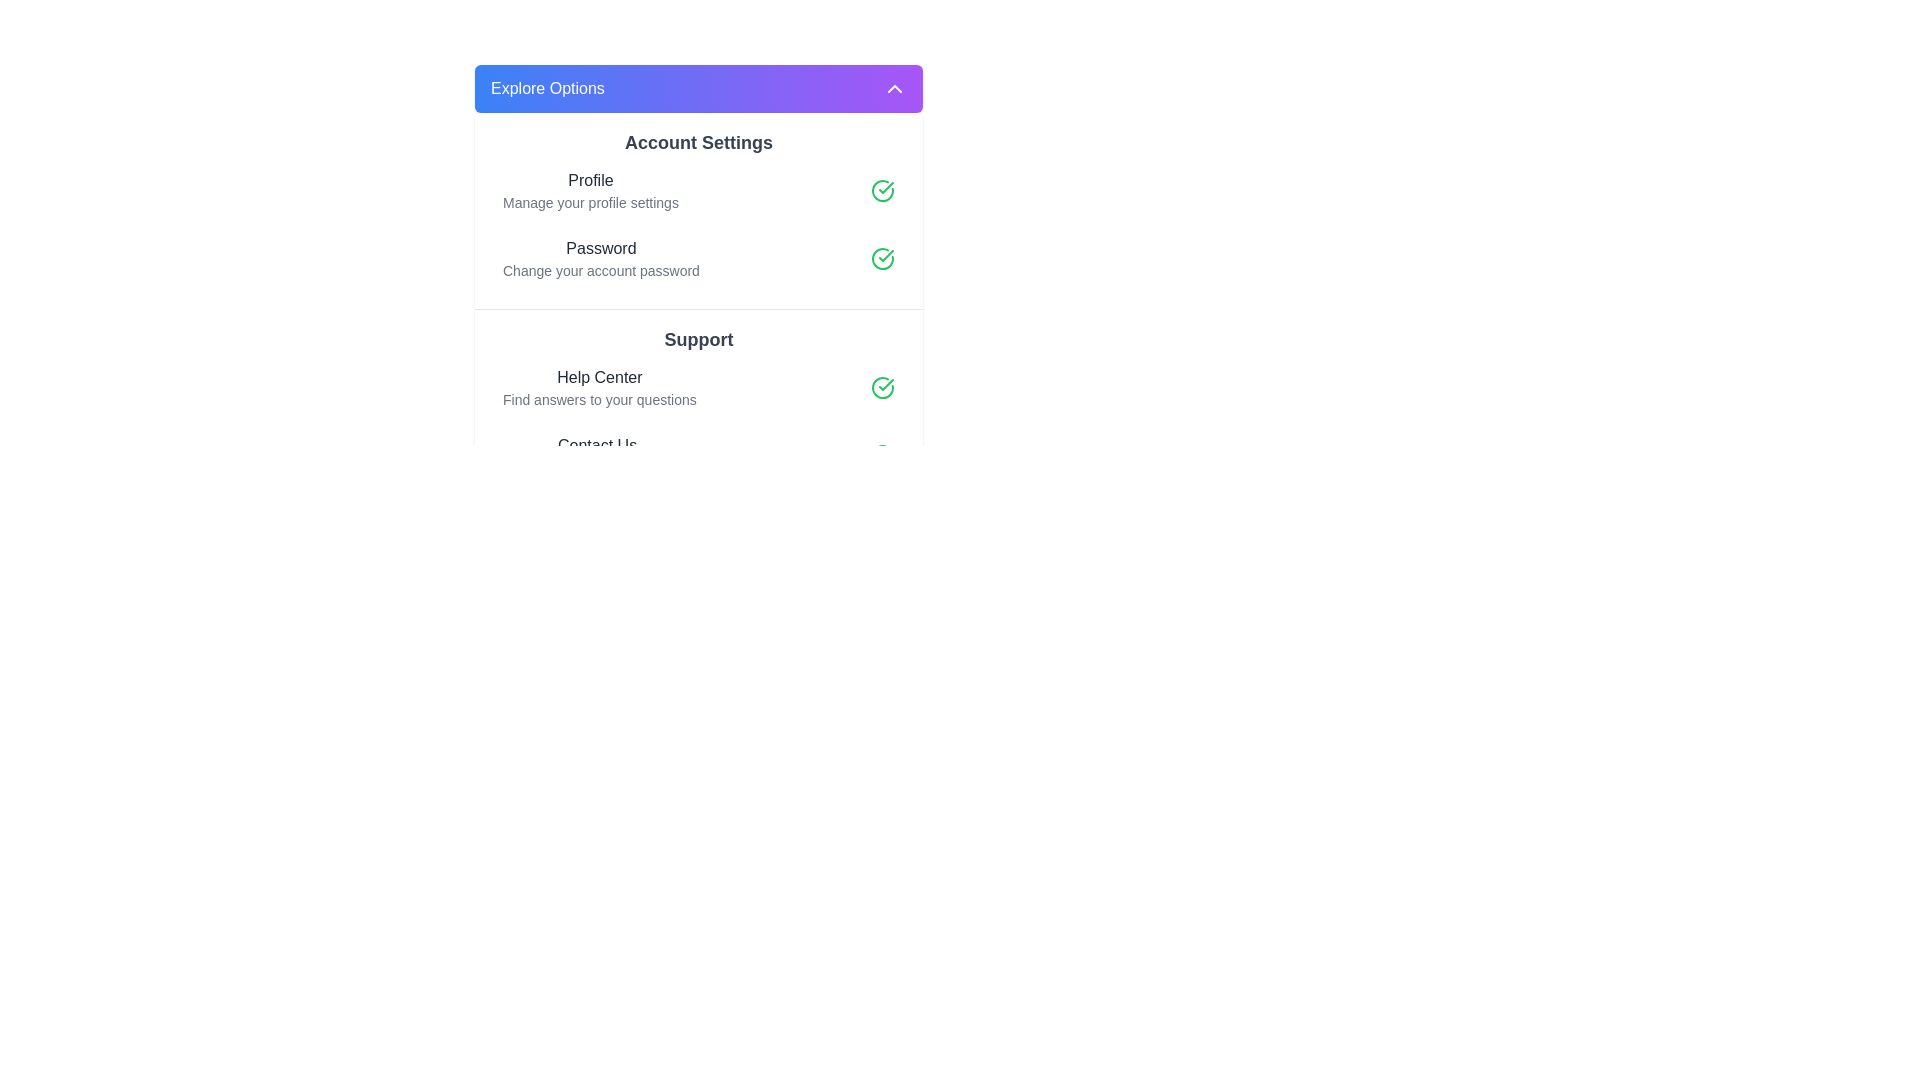  What do you see at coordinates (600, 257) in the screenshot?
I see `the 'Password' text label in the 'Account Settings' section, which includes the instruction 'Change your account password'` at bounding box center [600, 257].